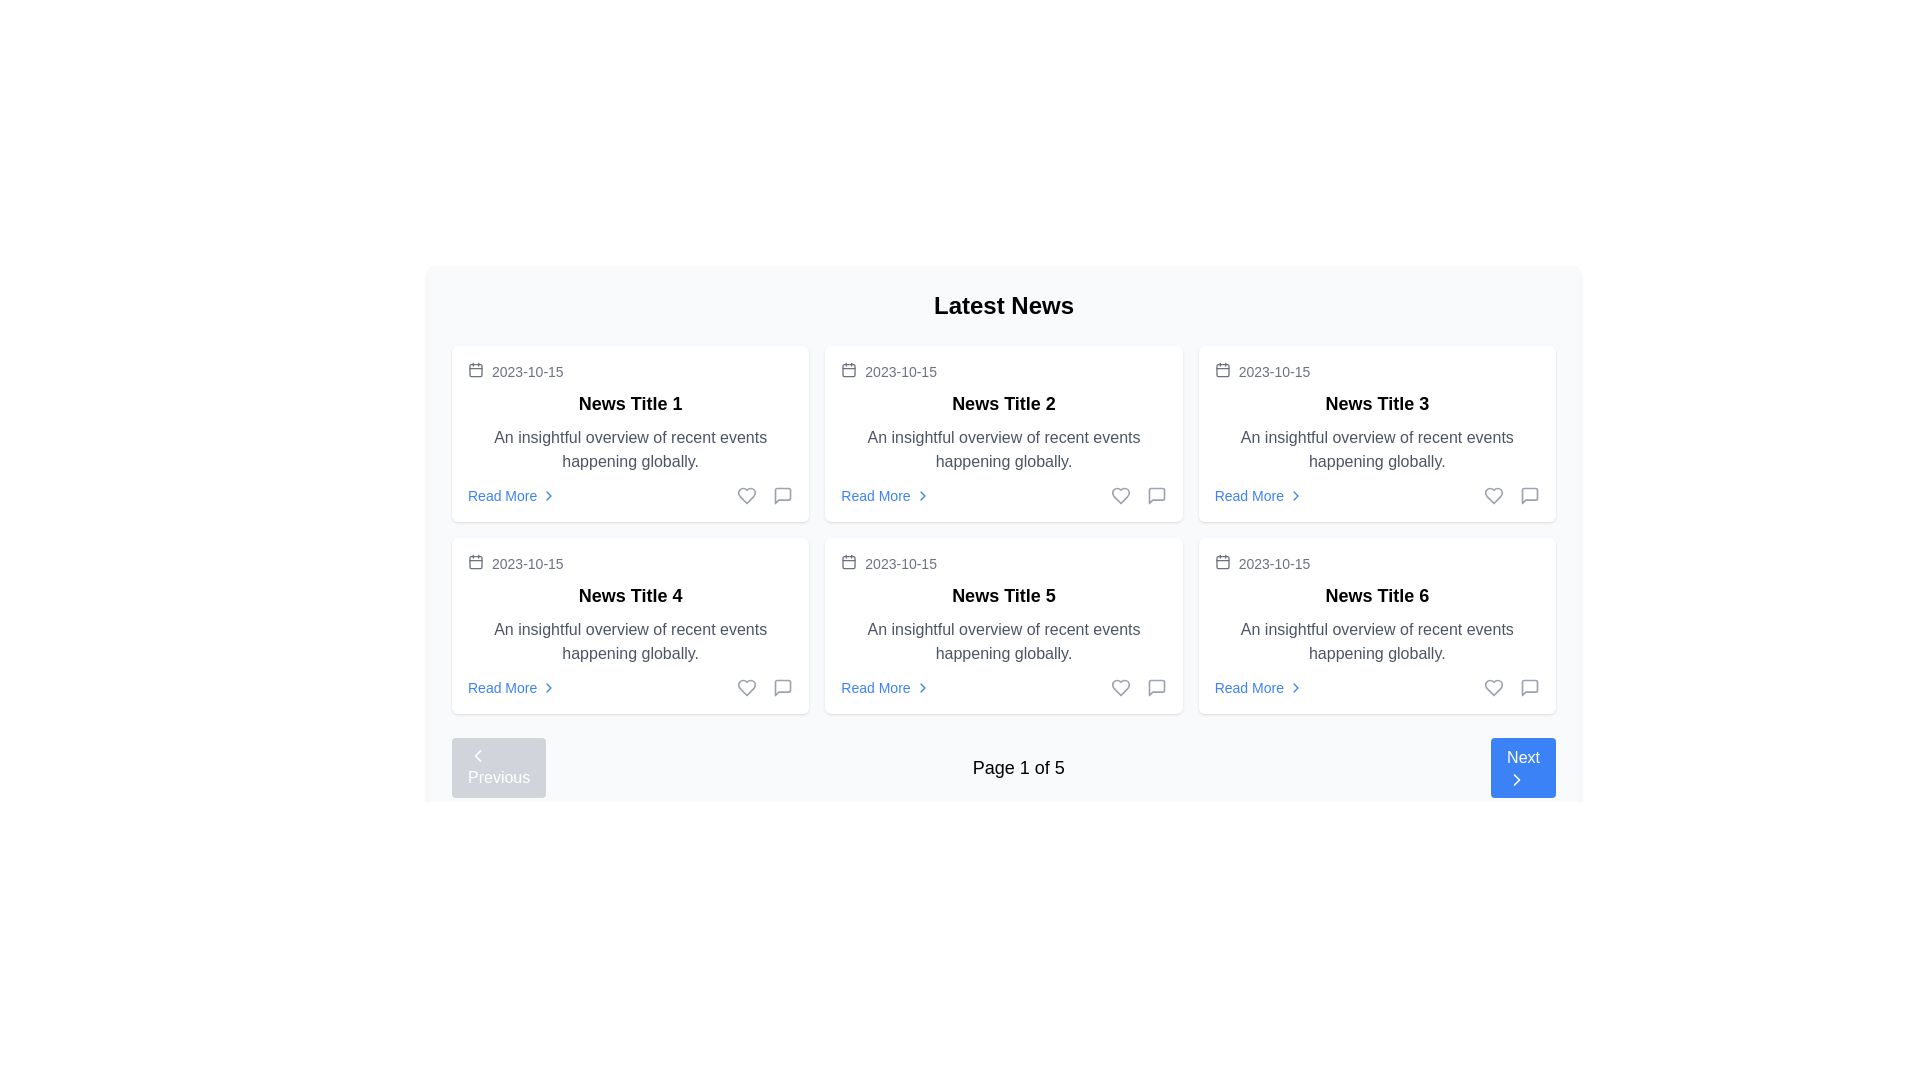 This screenshot has height=1080, width=1920. What do you see at coordinates (1296, 495) in the screenshot?
I see `the right-facing chevron icon indicating navigation or an expandable action, located to the right of the 'Read More' text in the card for 'News Title 3'` at bounding box center [1296, 495].